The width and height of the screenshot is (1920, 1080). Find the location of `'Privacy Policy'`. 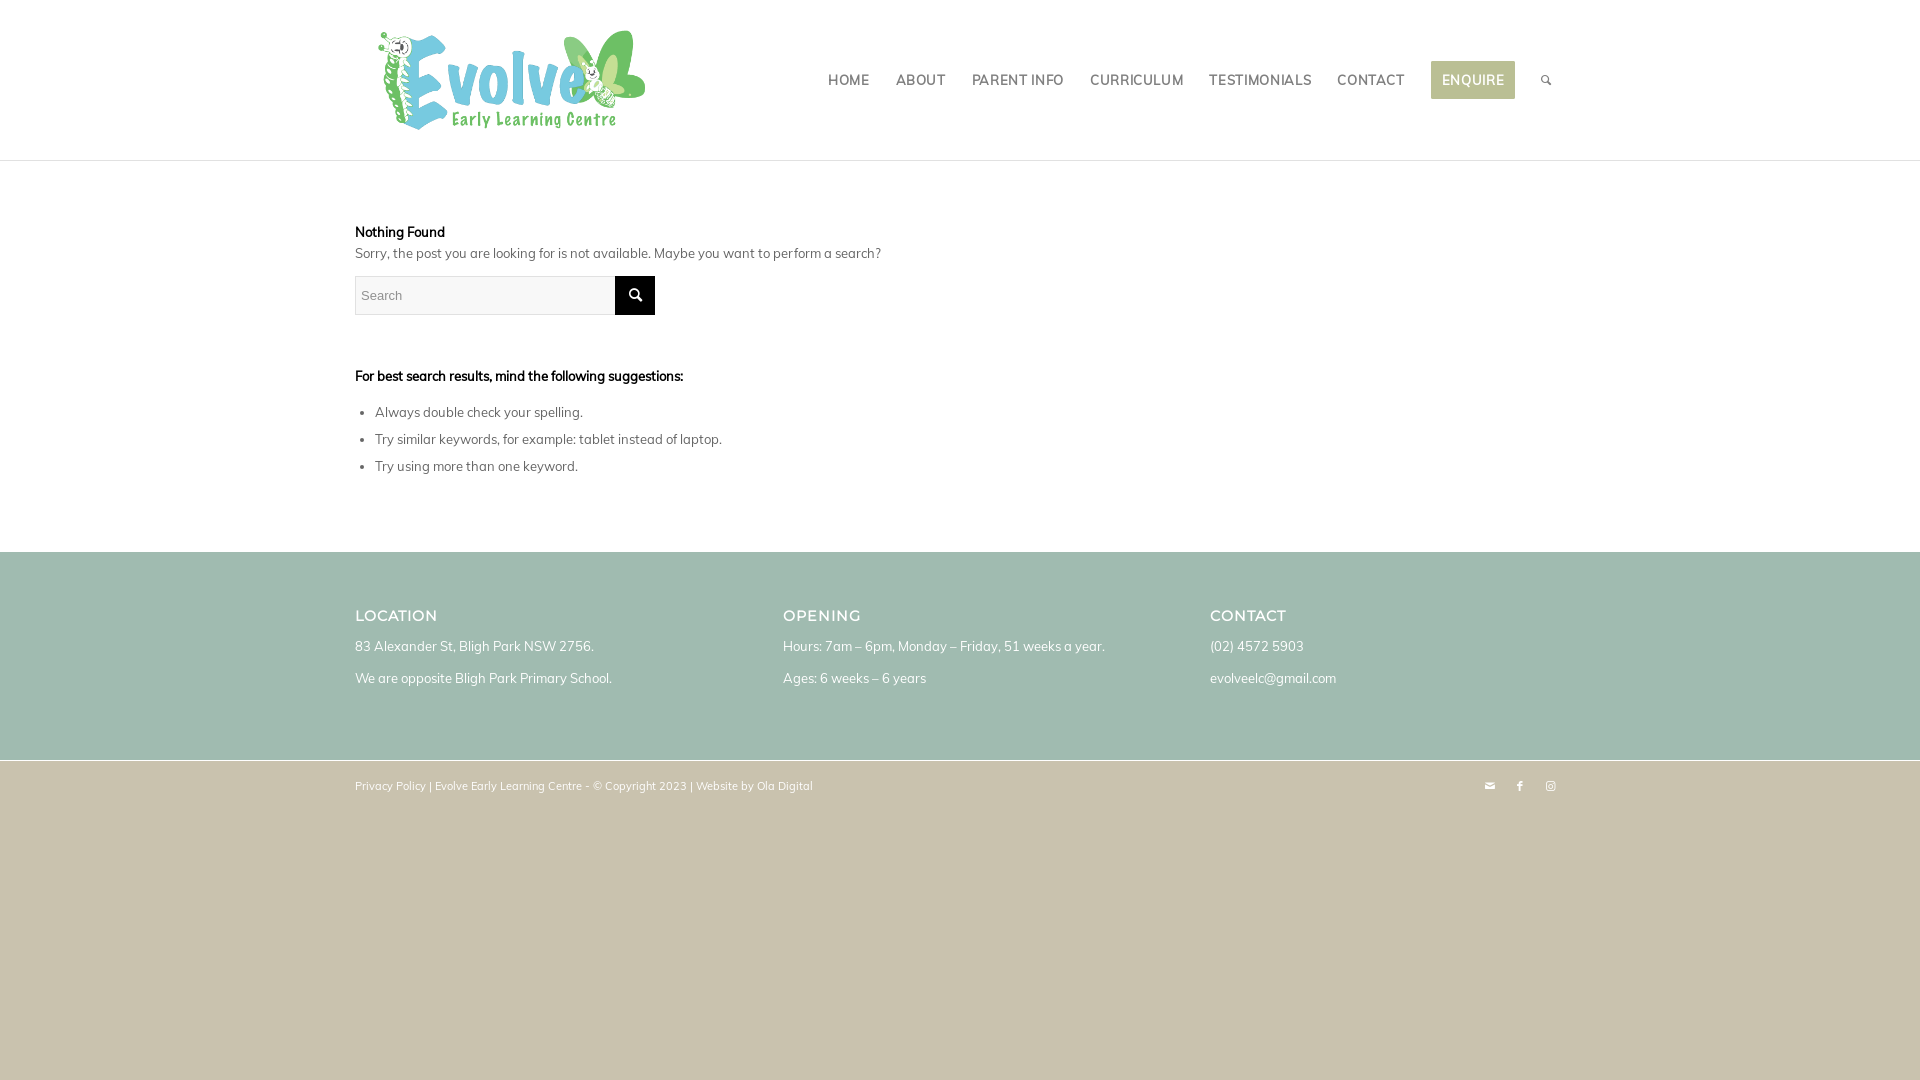

'Privacy Policy' is located at coordinates (390, 785).